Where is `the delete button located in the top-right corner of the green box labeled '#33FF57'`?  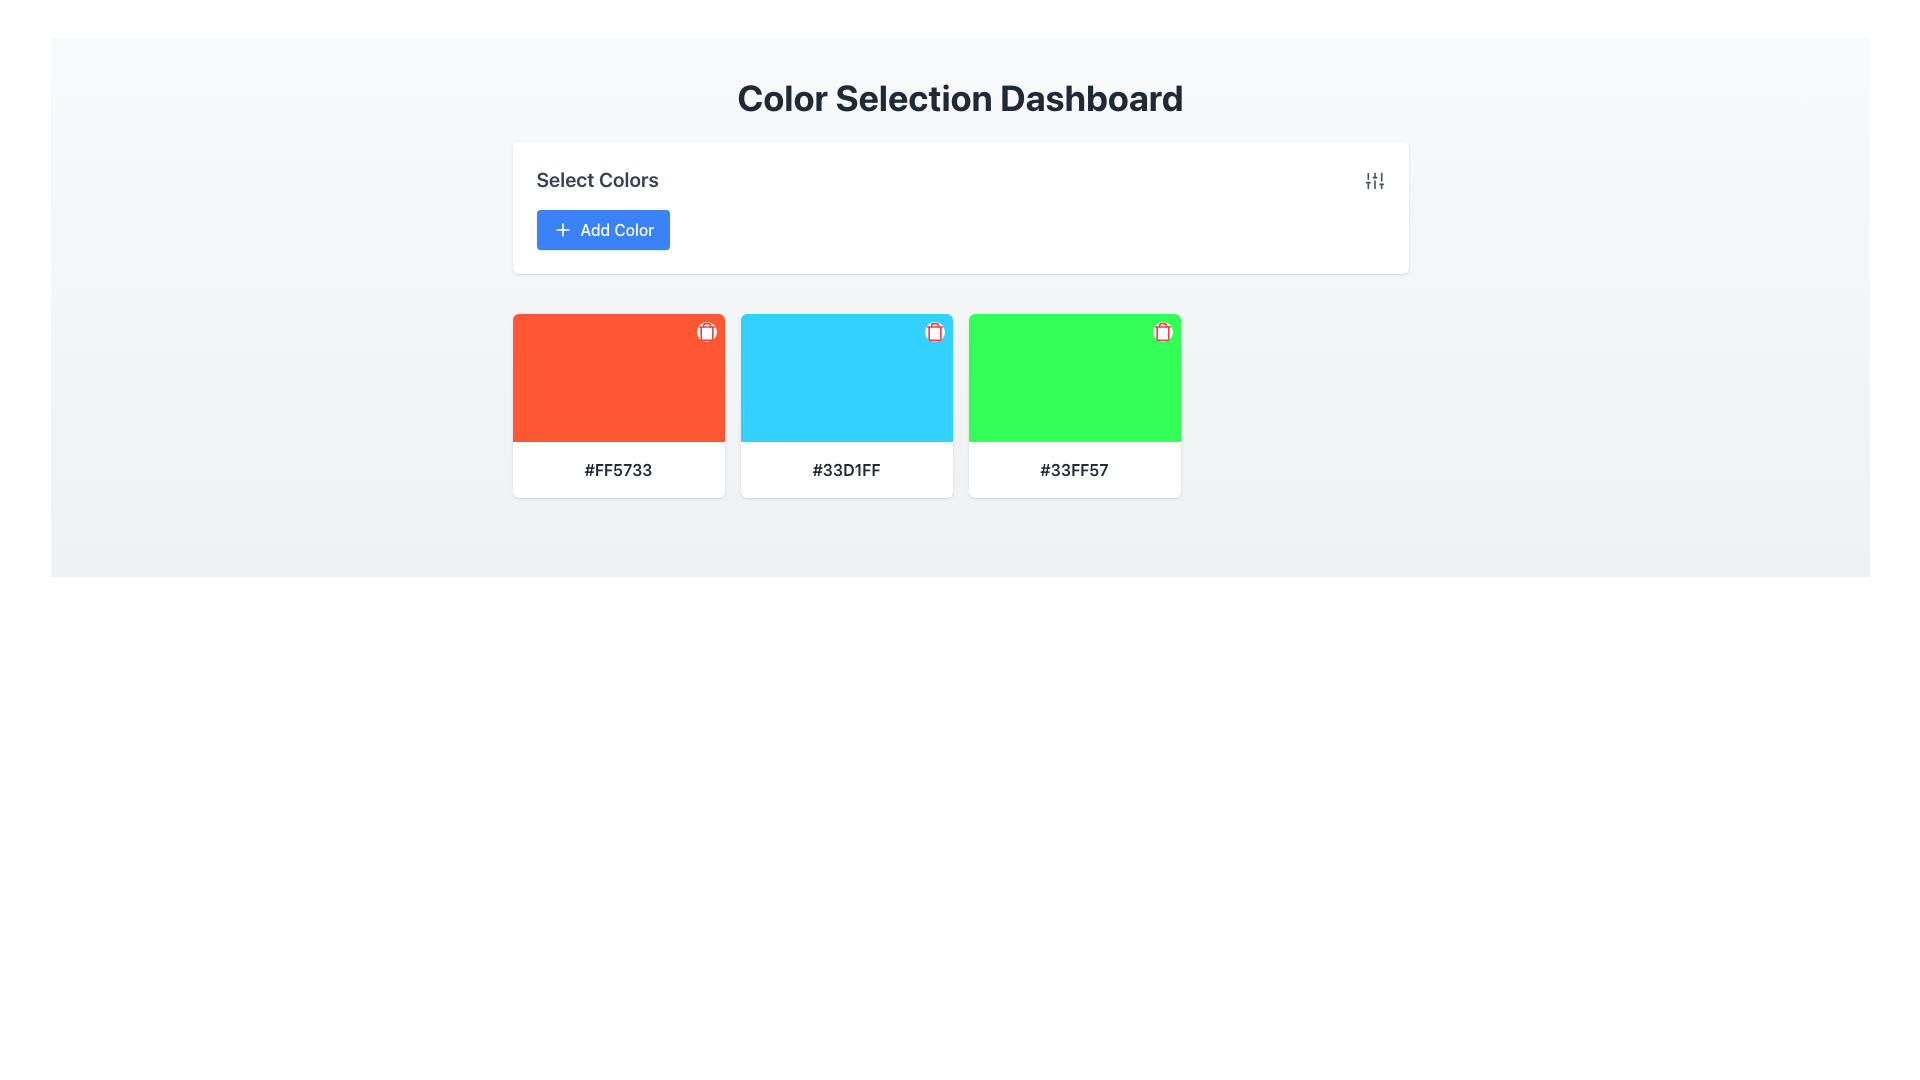
the delete button located in the top-right corner of the green box labeled '#33FF57' is located at coordinates (1162, 330).